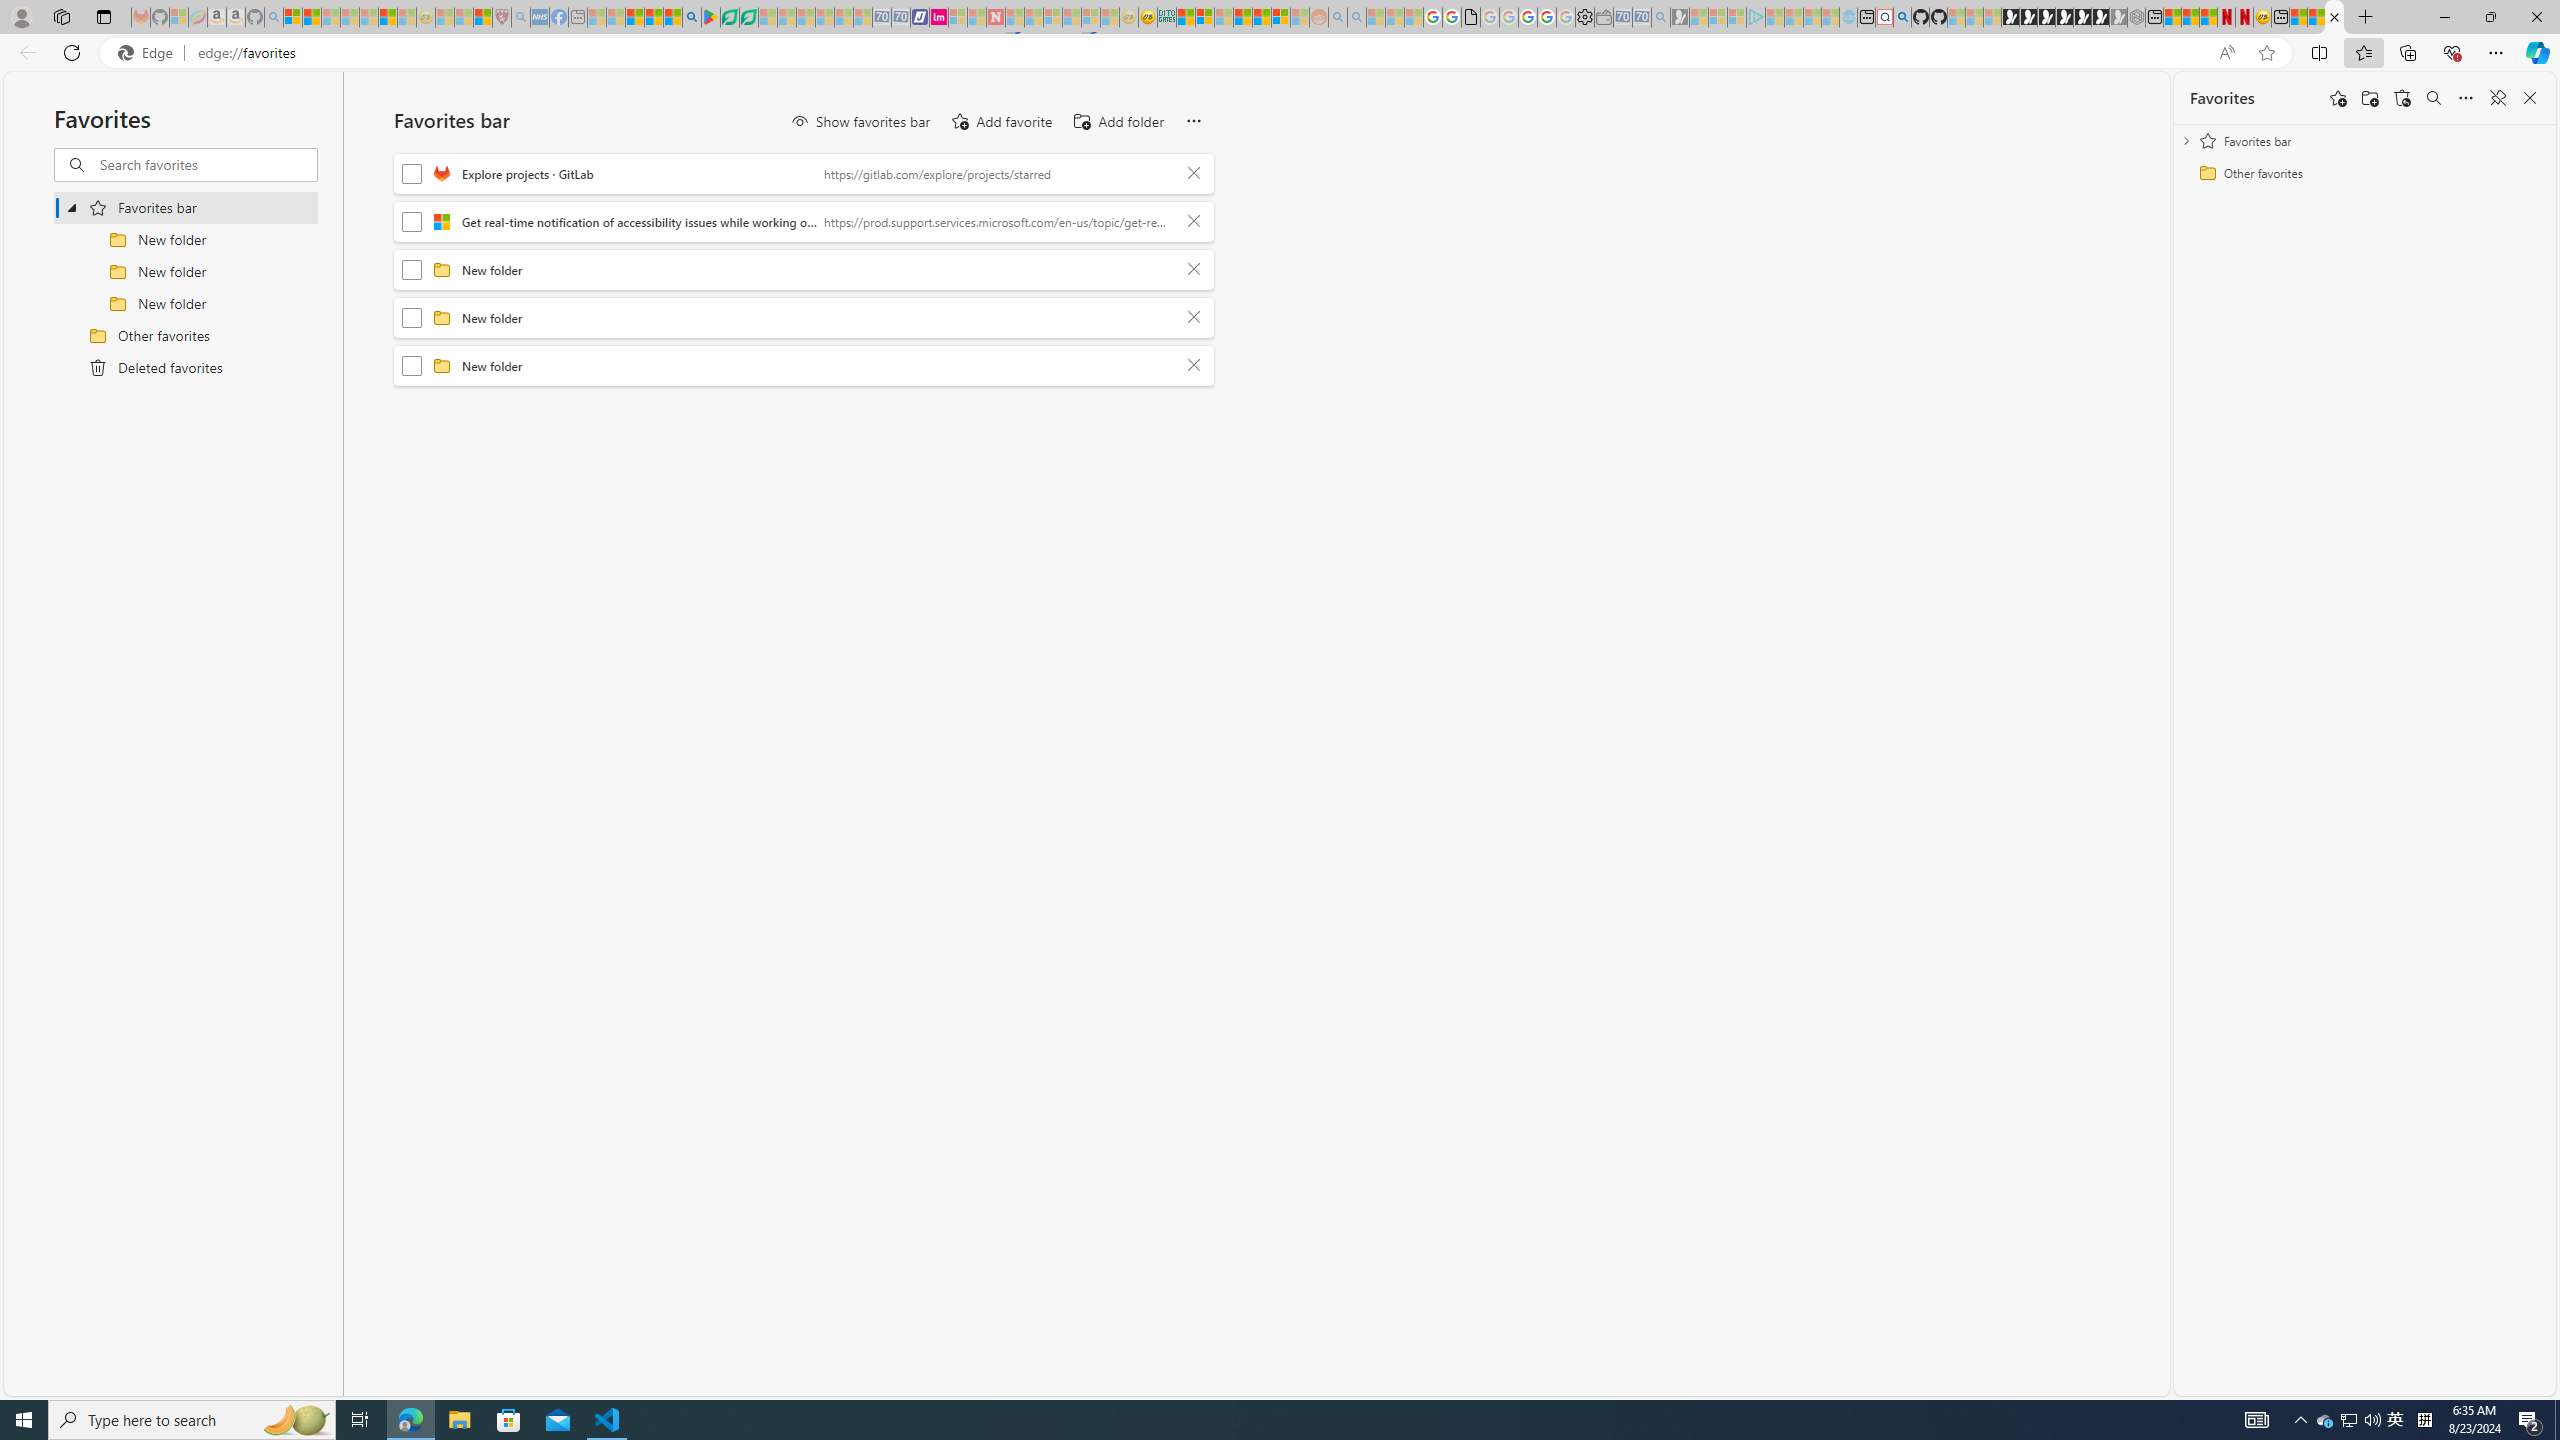 Image resolution: width=2560 pixels, height=1440 pixels. What do you see at coordinates (2009, 16) in the screenshot?
I see `'Play Free Online Games | Games from Microsoft Start'` at bounding box center [2009, 16].